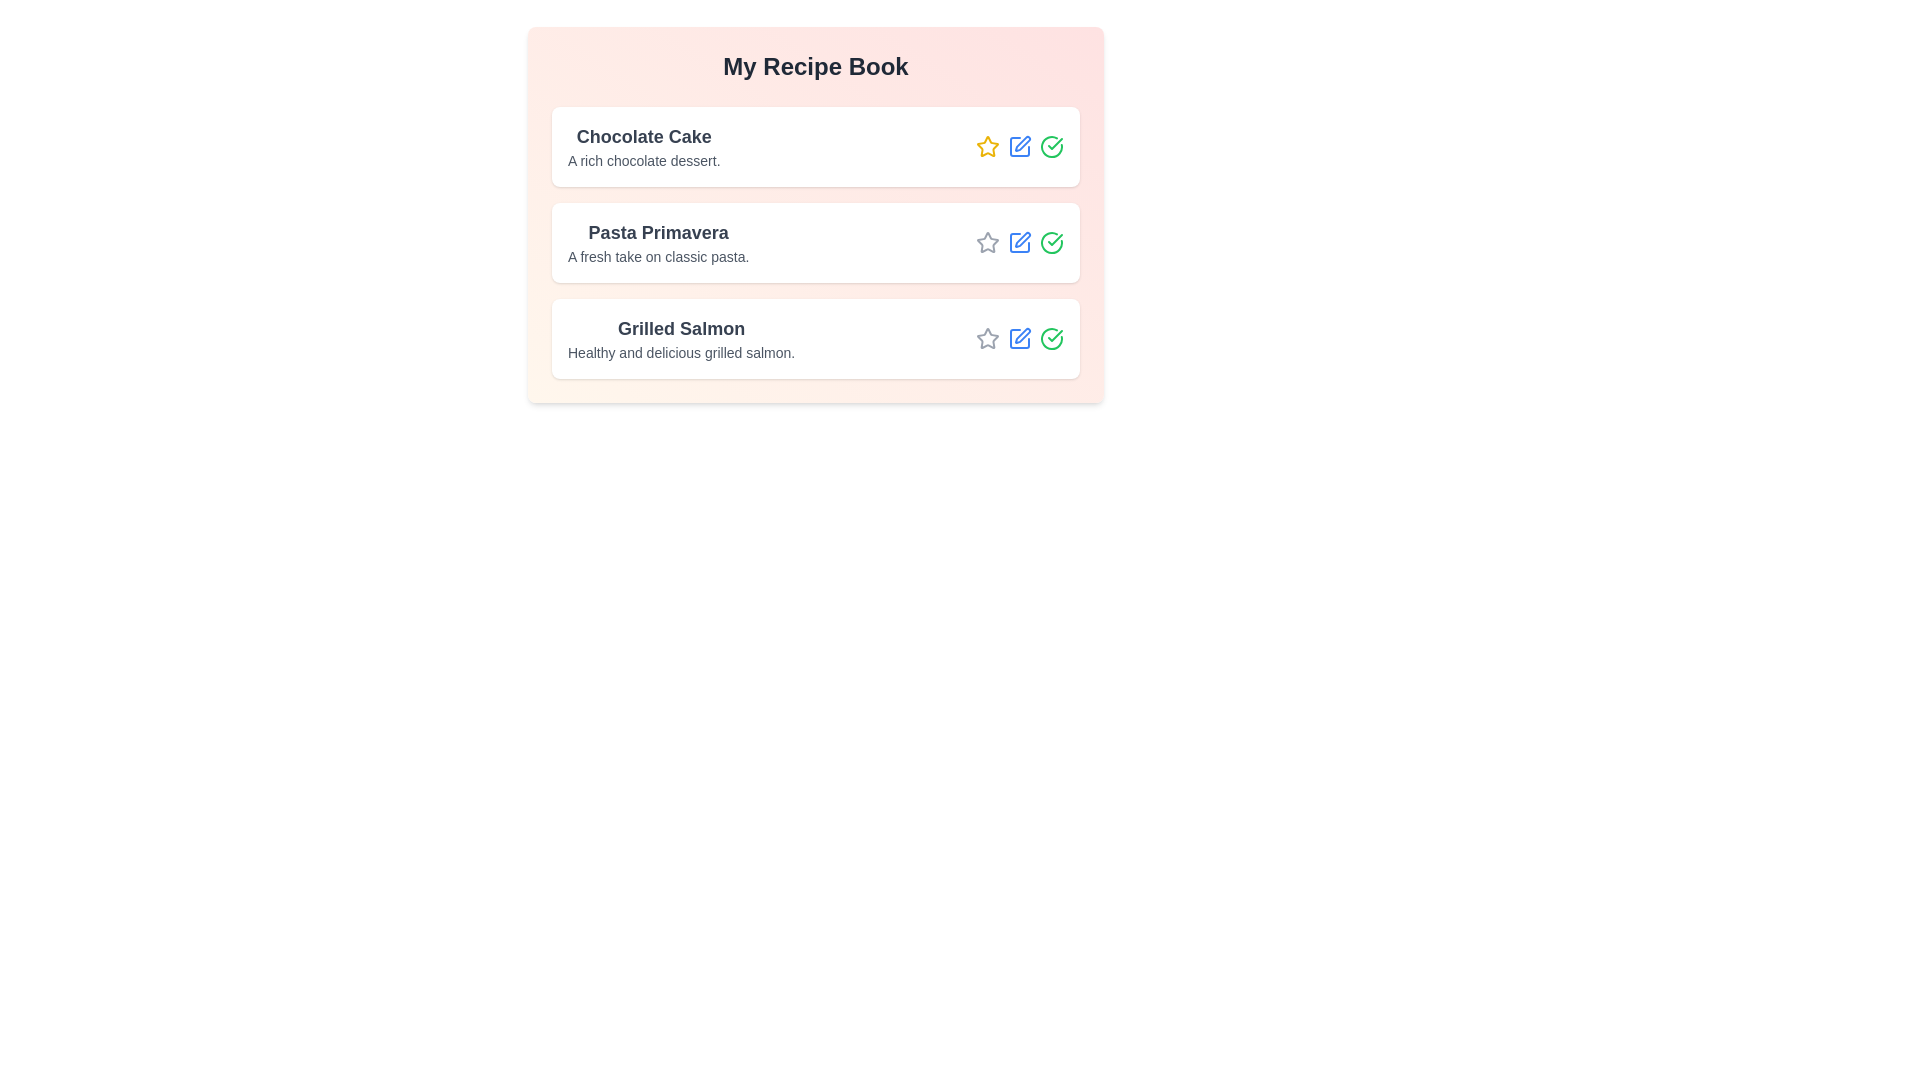  Describe the element at coordinates (1050, 242) in the screenshot. I see `checkmark icon for the recipe titled Pasta Primavera to mark it as completed` at that location.